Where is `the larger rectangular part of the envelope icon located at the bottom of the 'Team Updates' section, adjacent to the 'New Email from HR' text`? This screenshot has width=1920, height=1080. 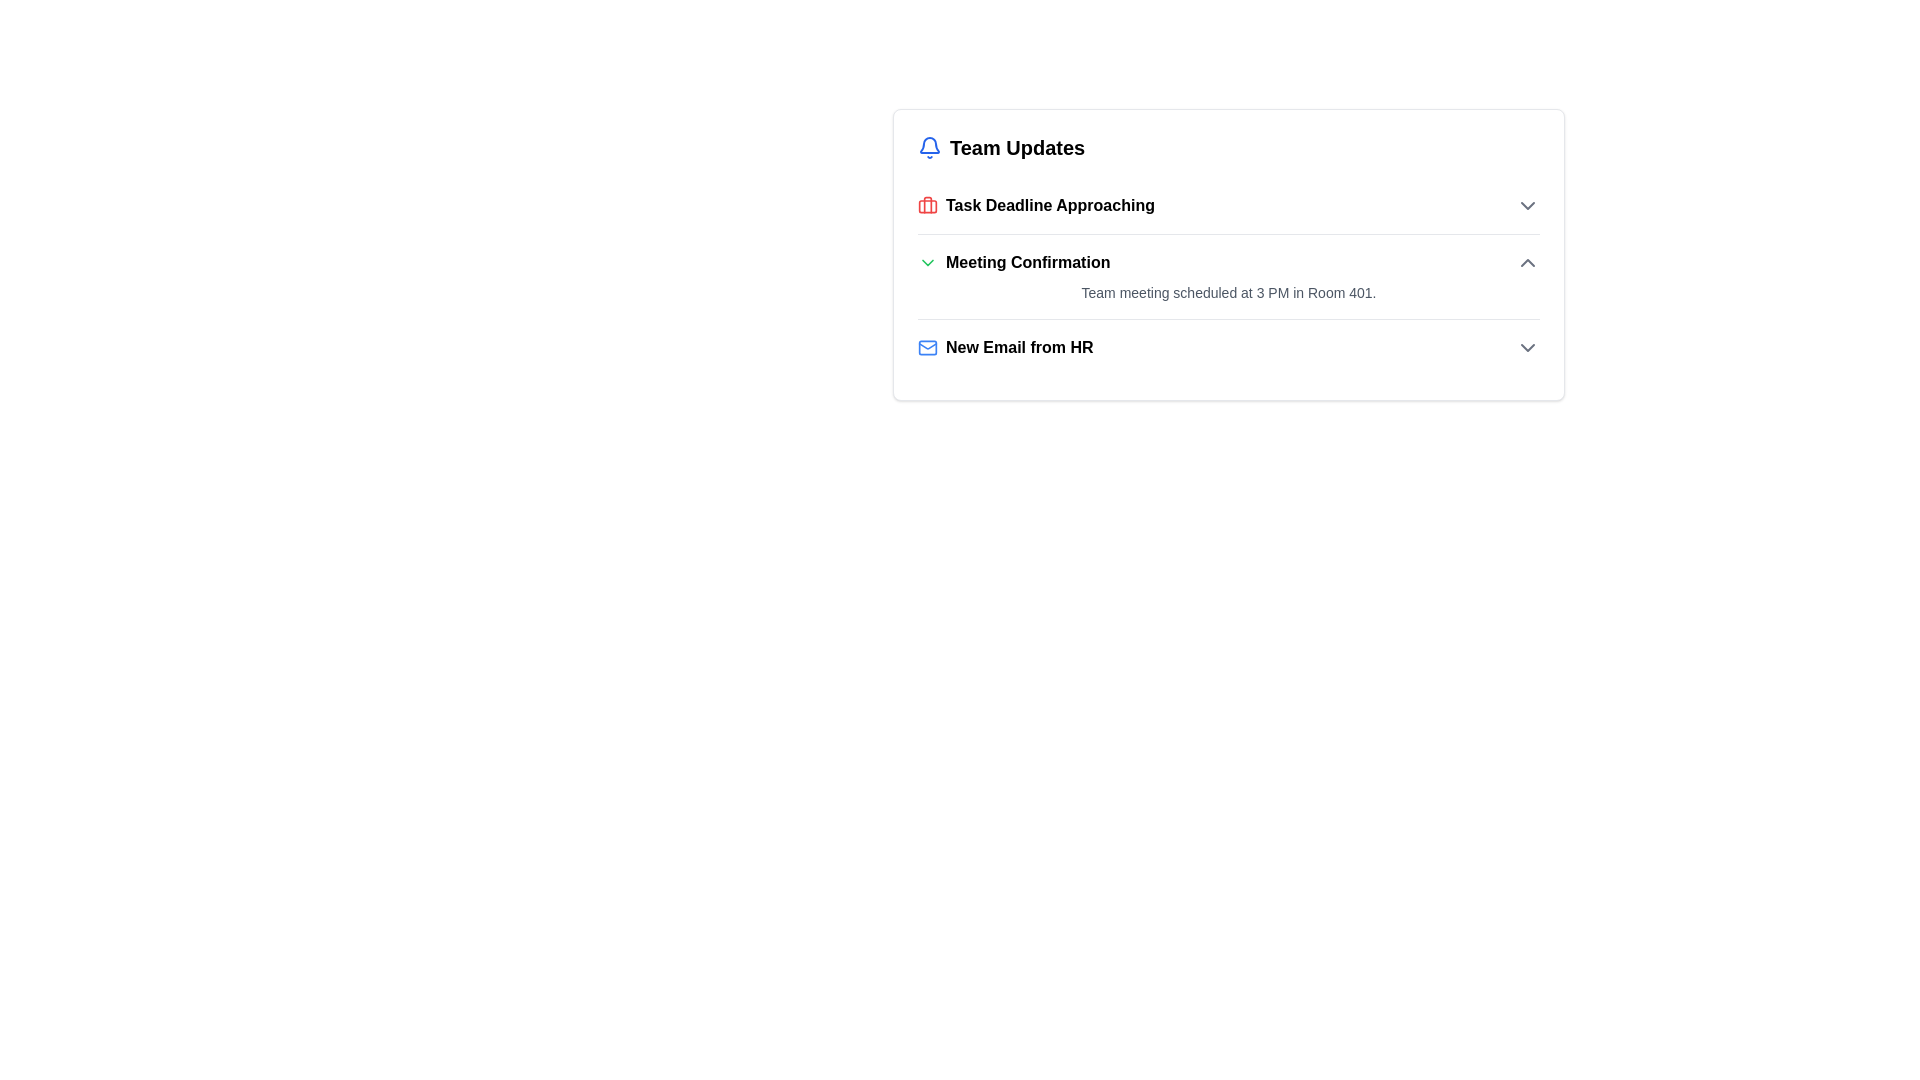 the larger rectangular part of the envelope icon located at the bottom of the 'Team Updates' section, adjacent to the 'New Email from HR' text is located at coordinates (926, 346).